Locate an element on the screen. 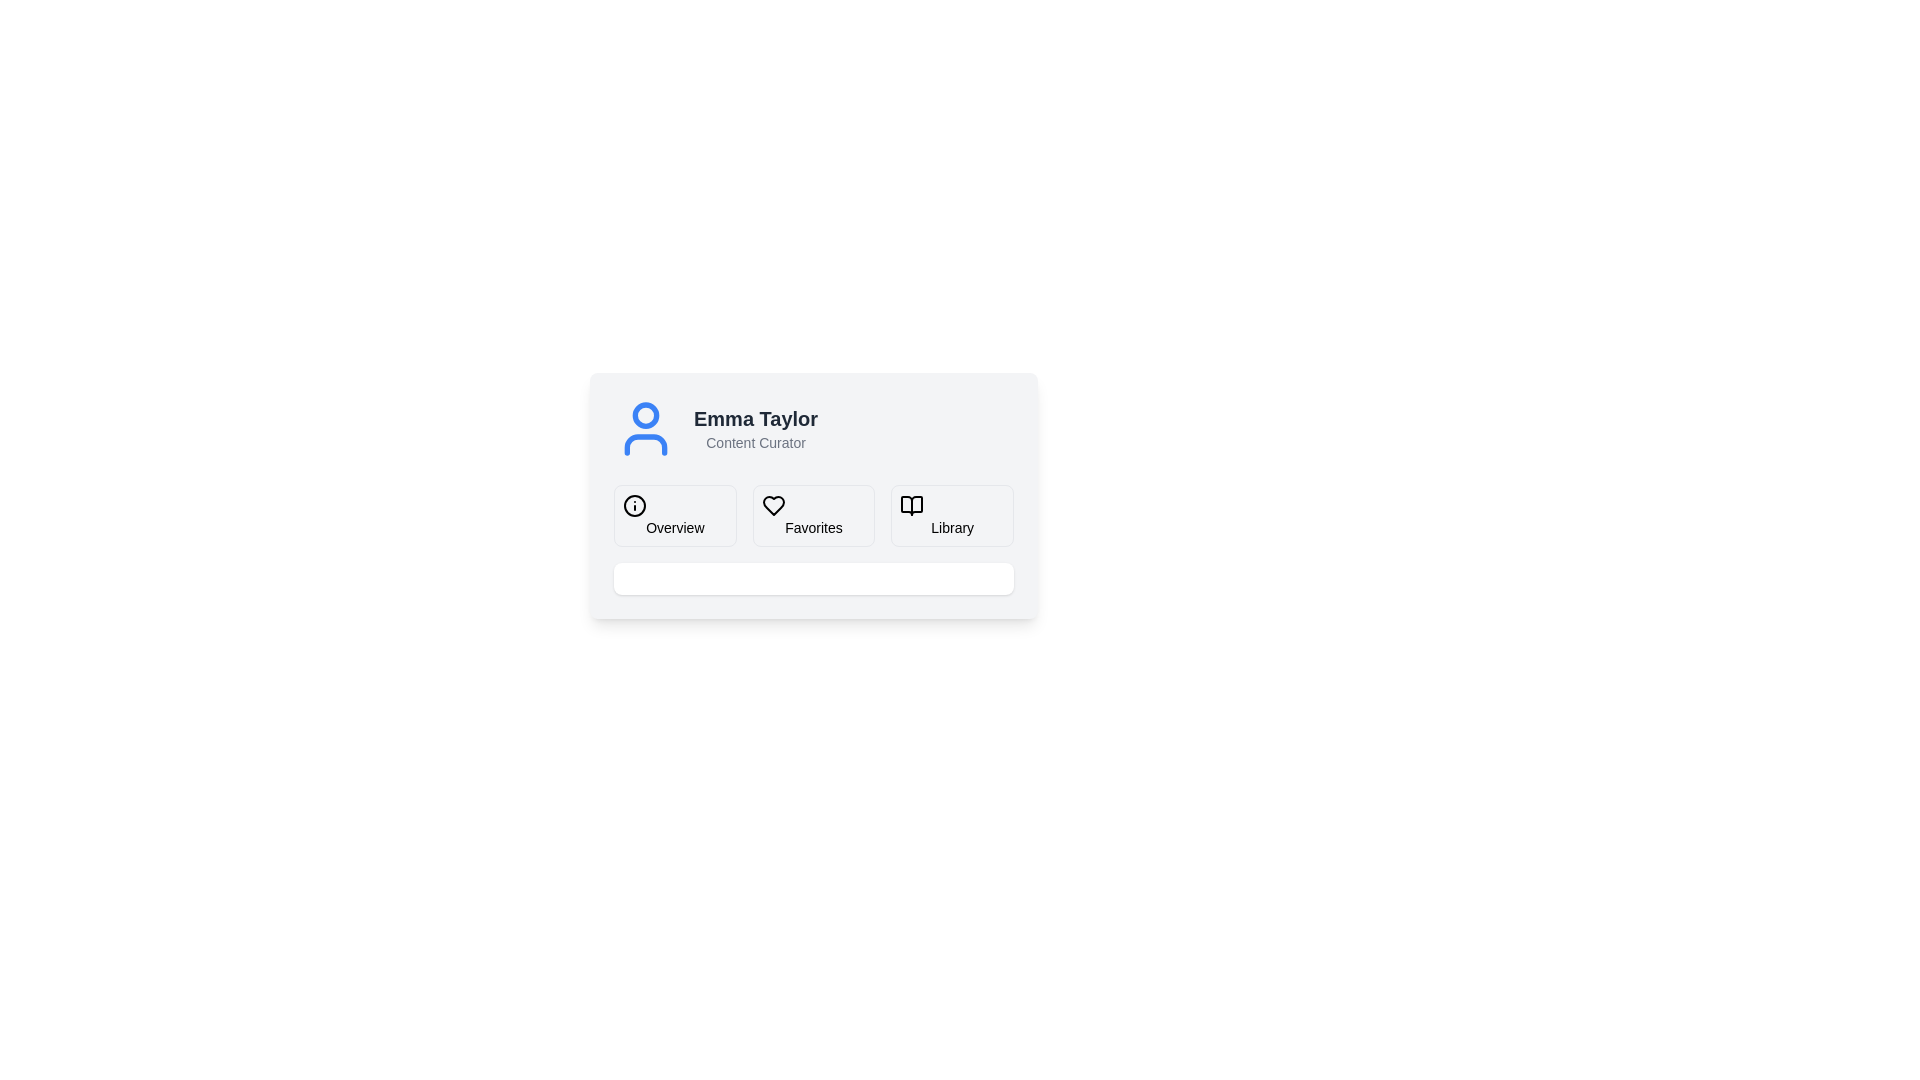  the circular dot located at the top center of the user profile avatar icon, which is visually distinct due to its filled styling is located at coordinates (646, 414).